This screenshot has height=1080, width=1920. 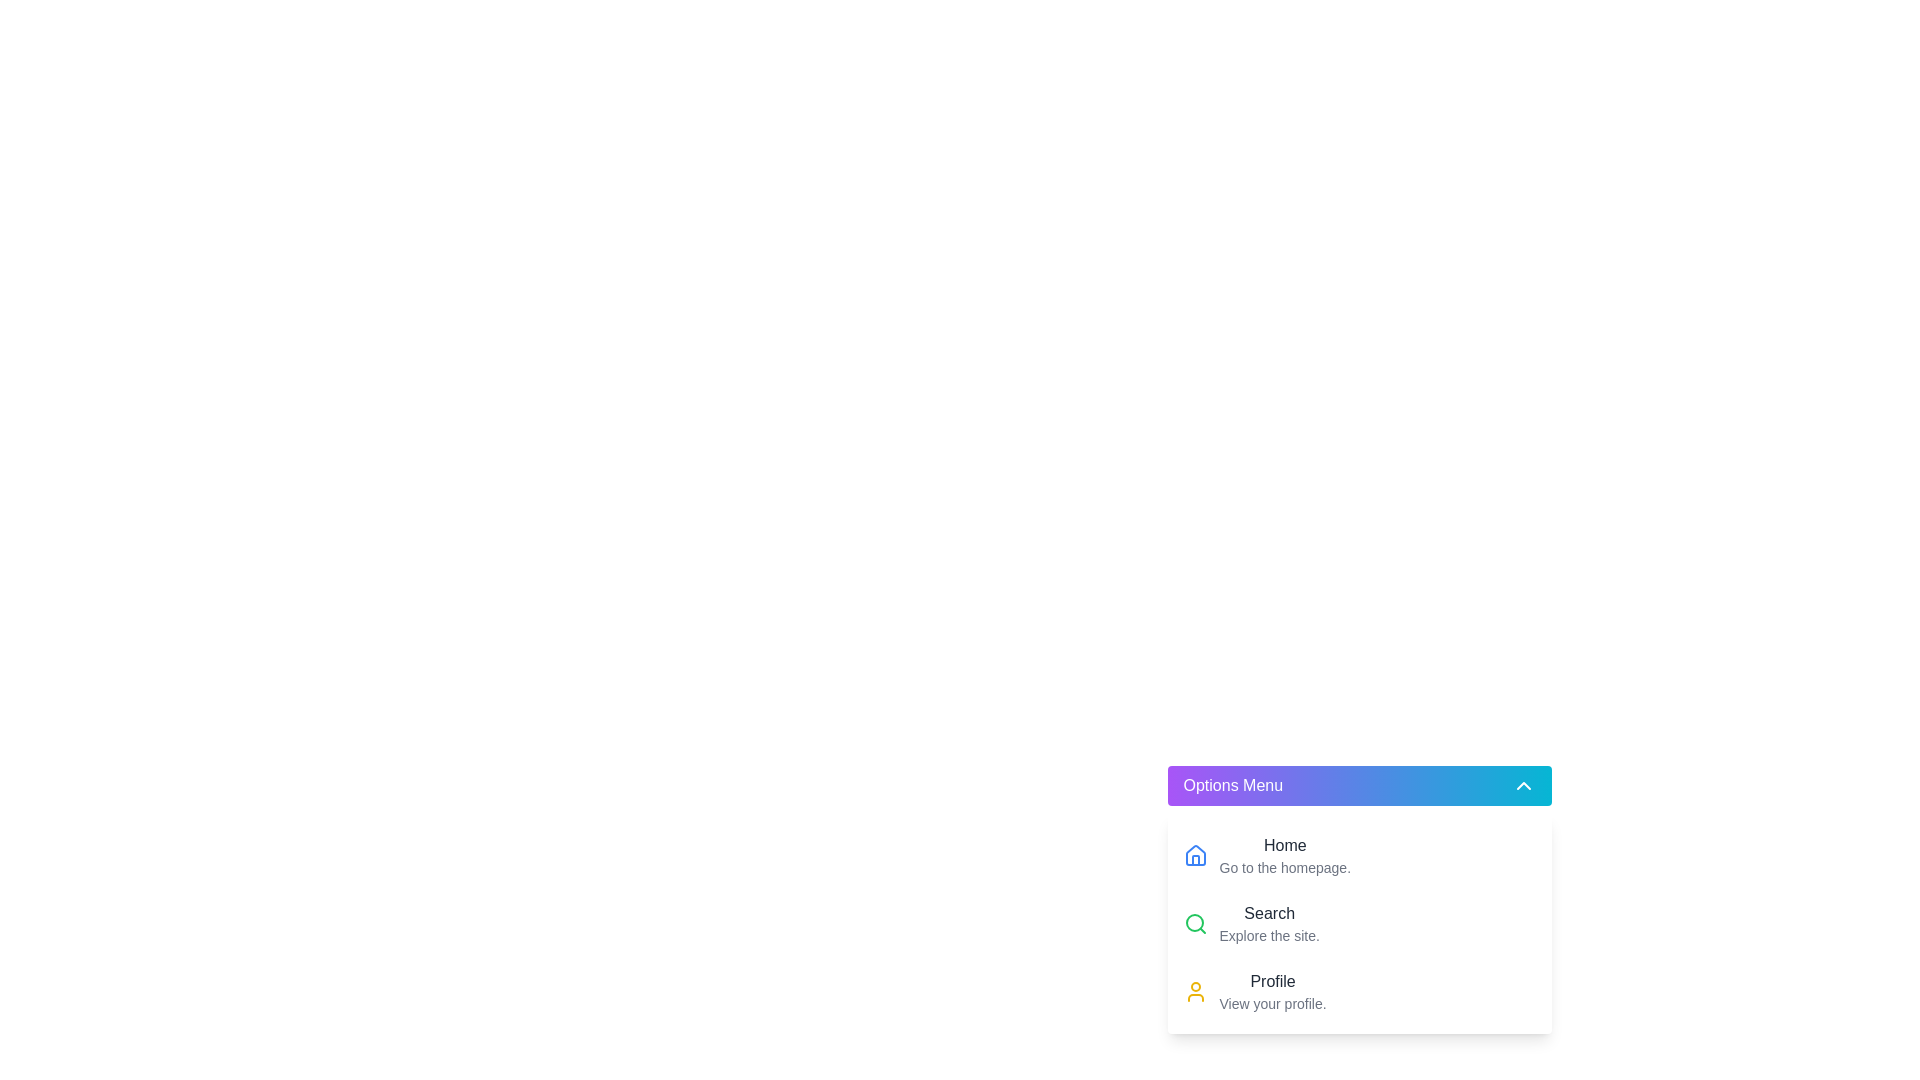 What do you see at coordinates (1359, 924) in the screenshot?
I see `the second option in the 'Options Menu' dropdown, labeled 'SearchExplore the site.'` at bounding box center [1359, 924].